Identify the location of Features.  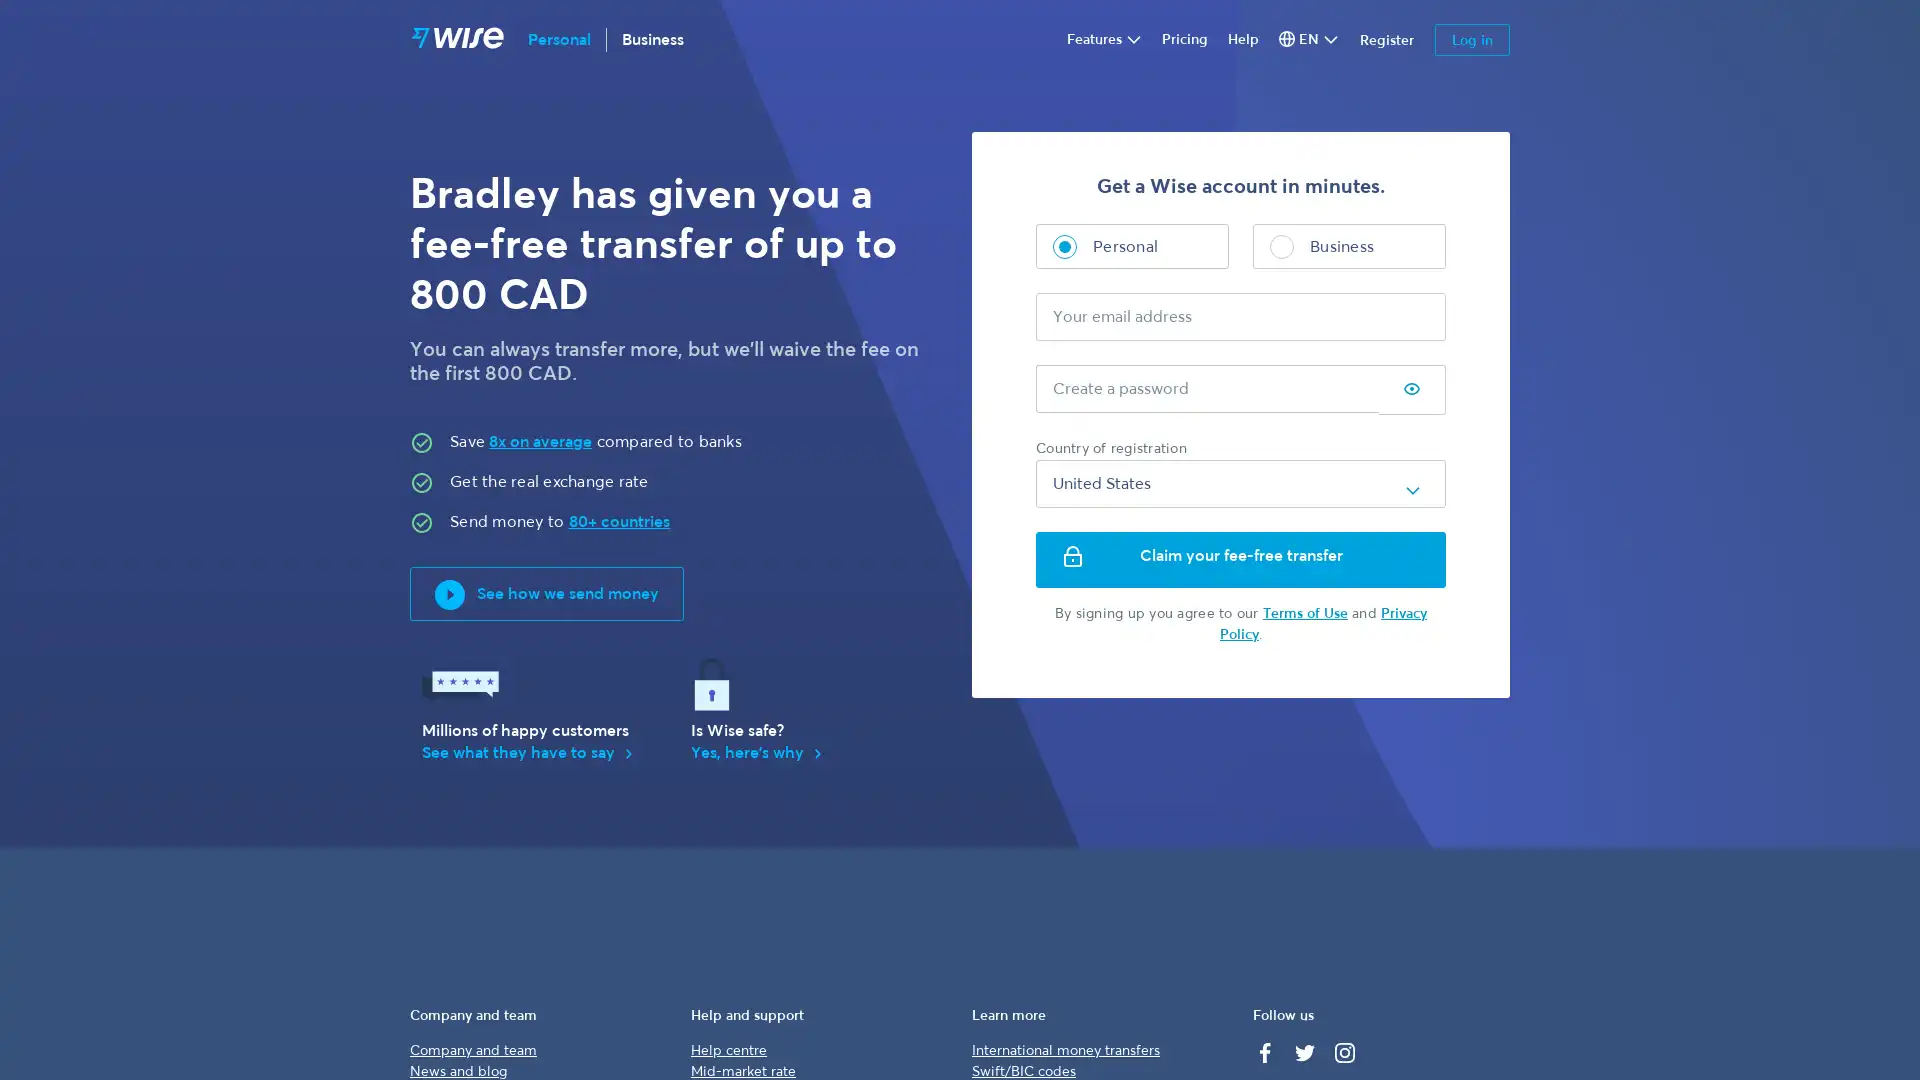
(1103, 39).